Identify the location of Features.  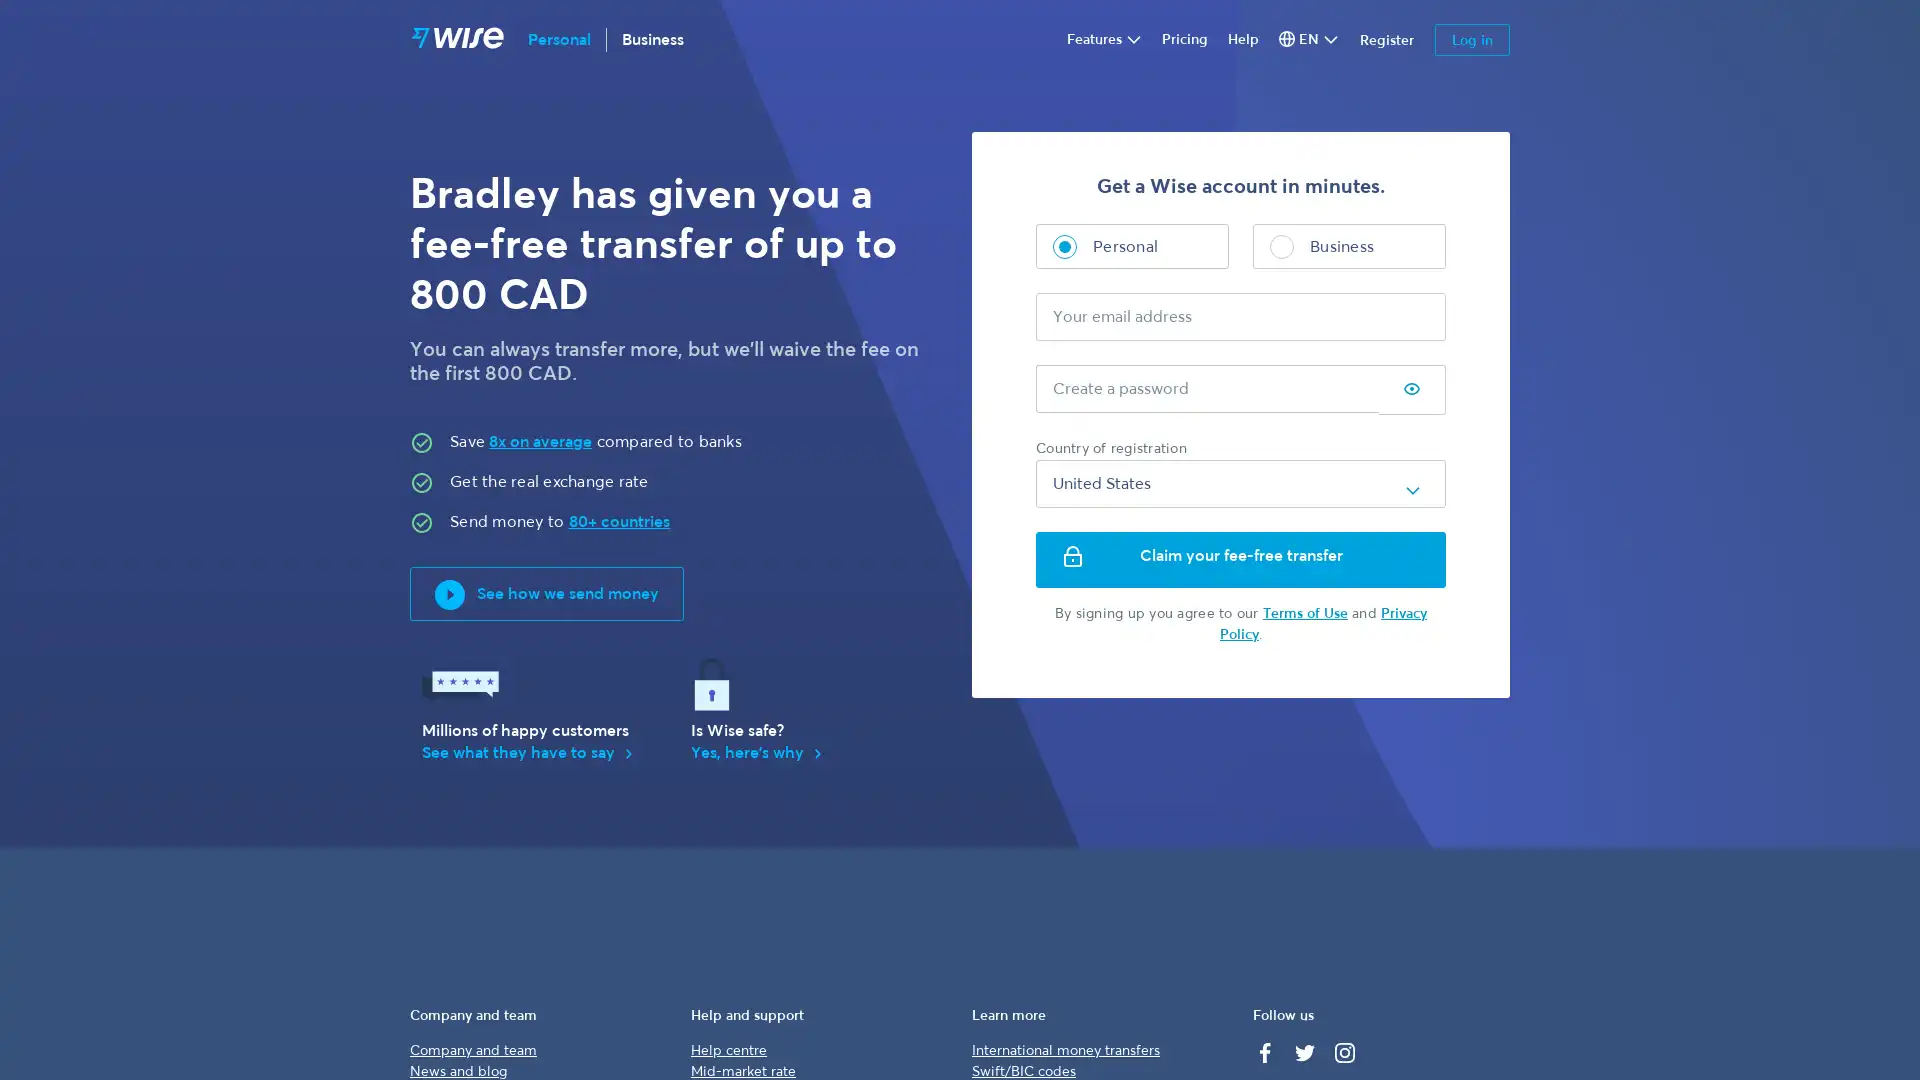
(1103, 39).